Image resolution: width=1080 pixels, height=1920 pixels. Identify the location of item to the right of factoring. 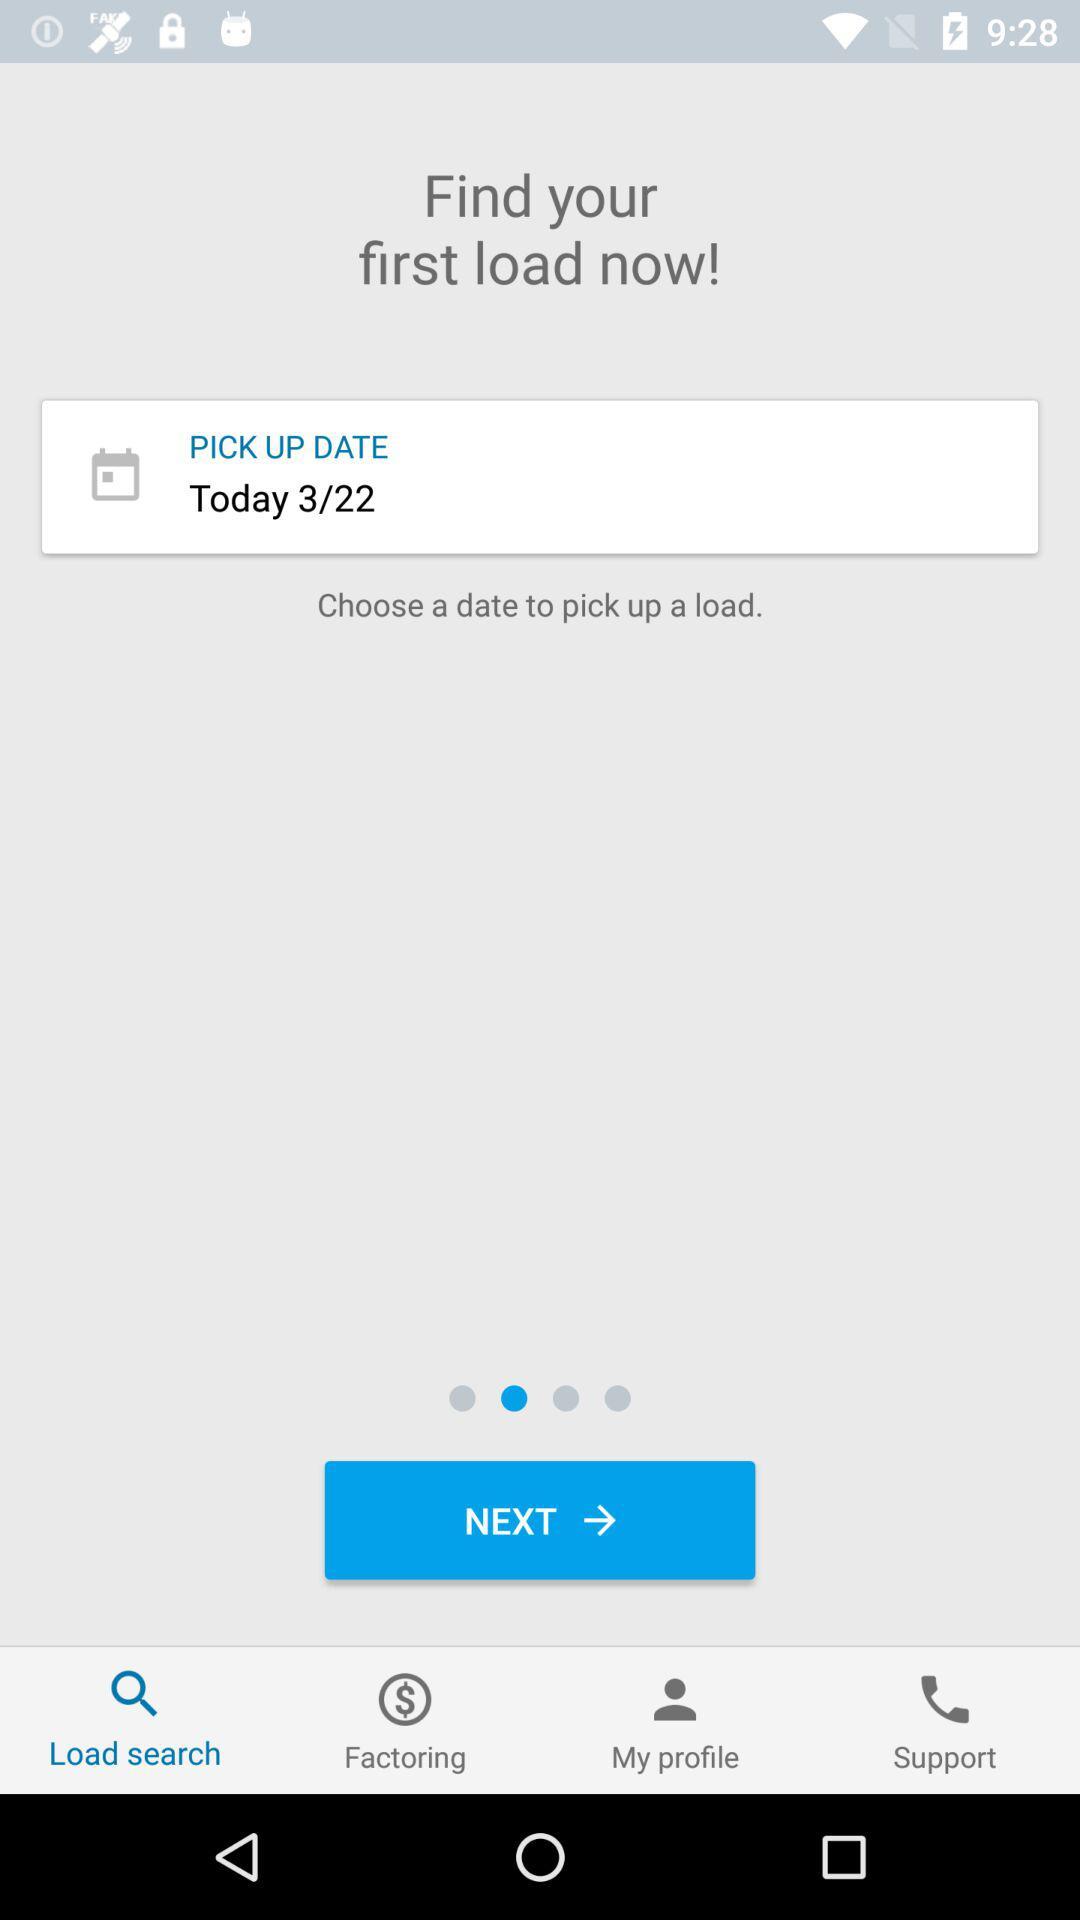
(675, 1719).